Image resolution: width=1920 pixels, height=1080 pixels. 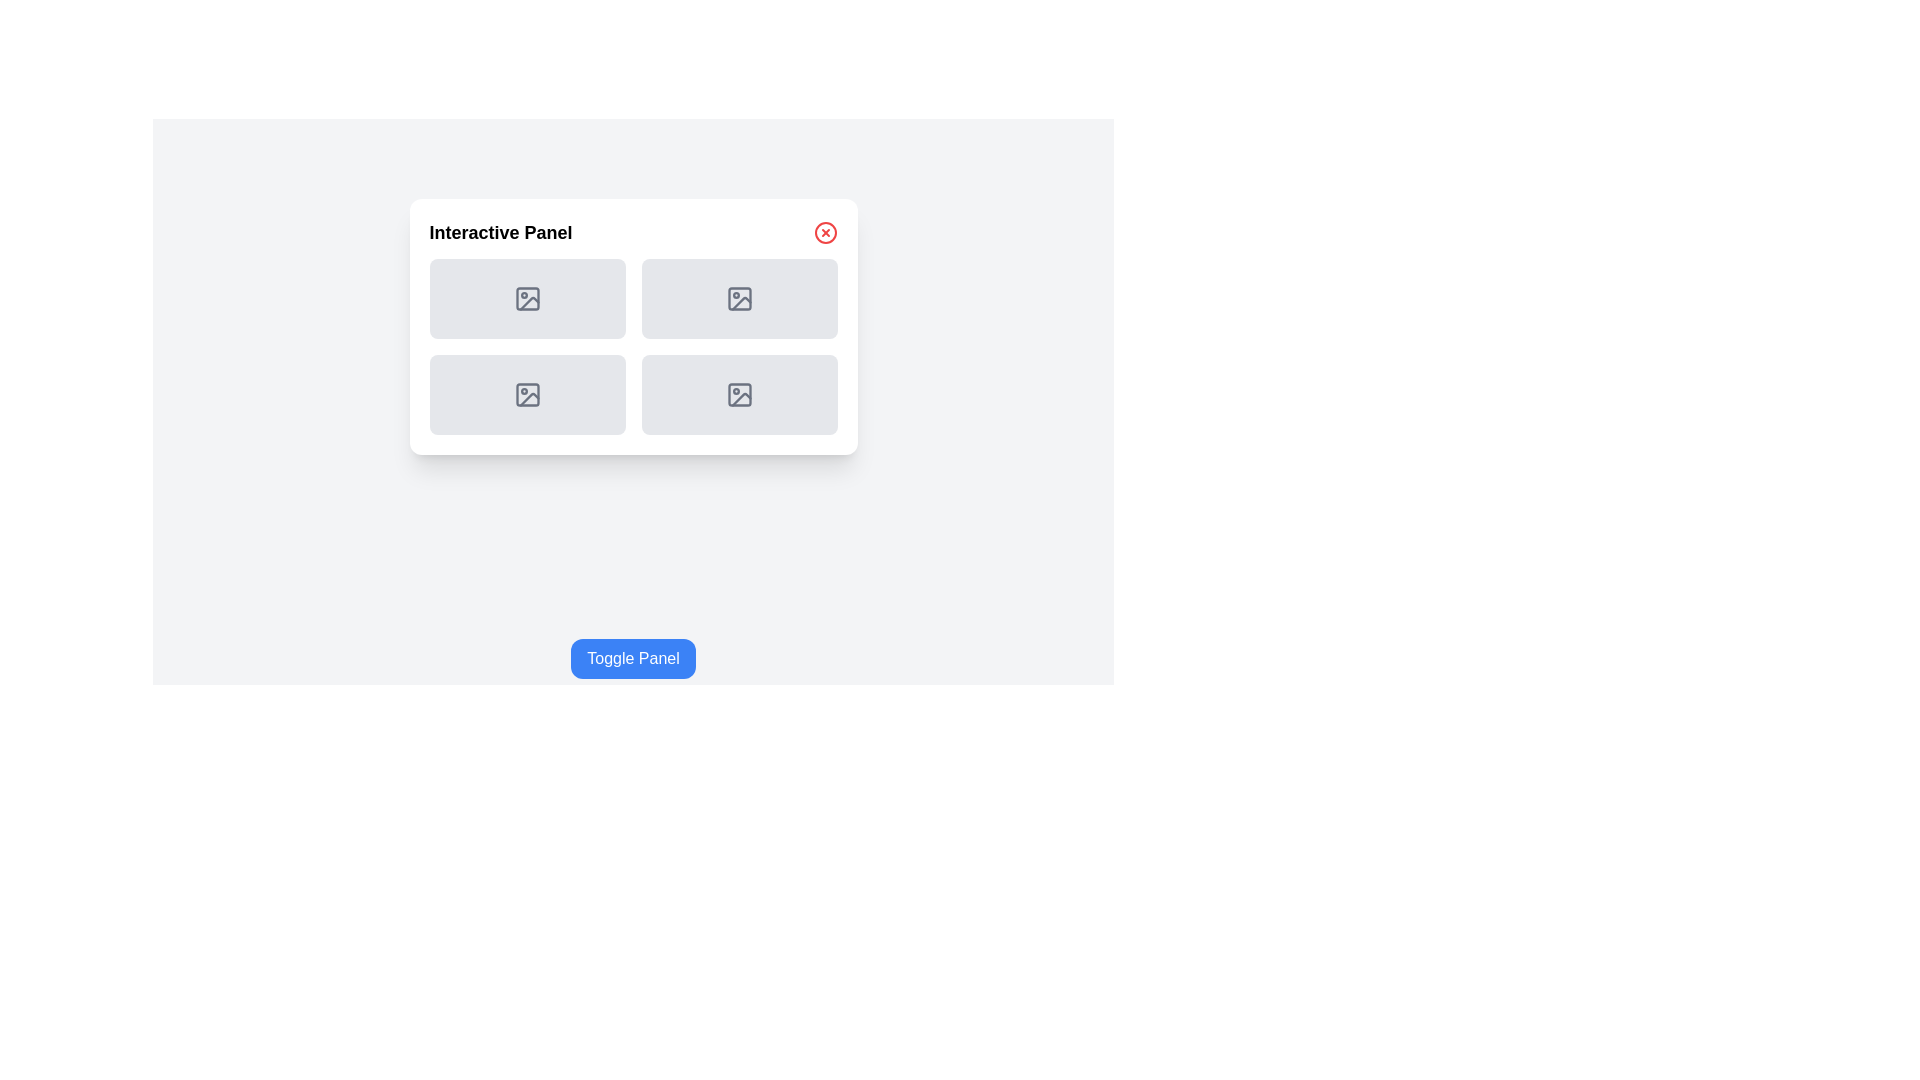 I want to click on the icon representing a missing image located at the bottom right of the grid in the 'Interactive Panel', so click(x=738, y=394).